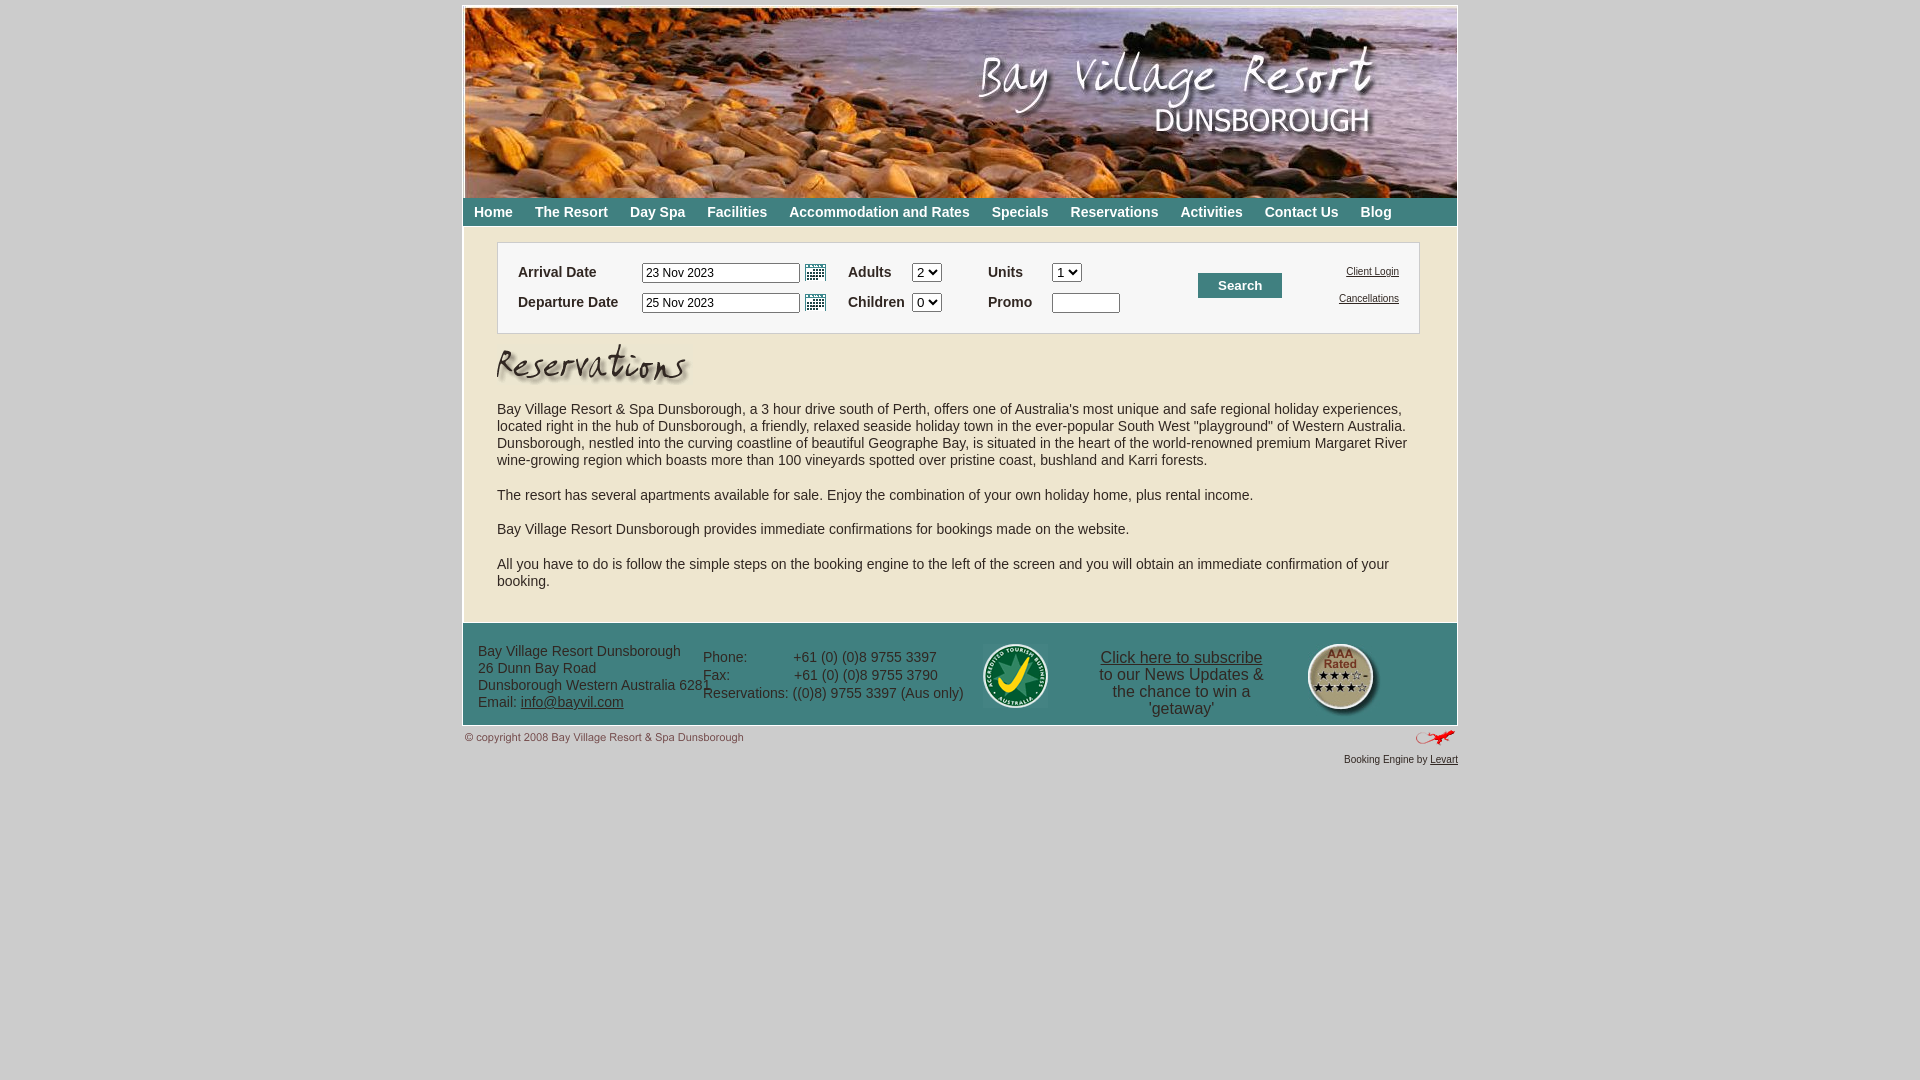 The image size is (1920, 1080). Describe the element at coordinates (736, 212) in the screenshot. I see `'Facilities'` at that location.